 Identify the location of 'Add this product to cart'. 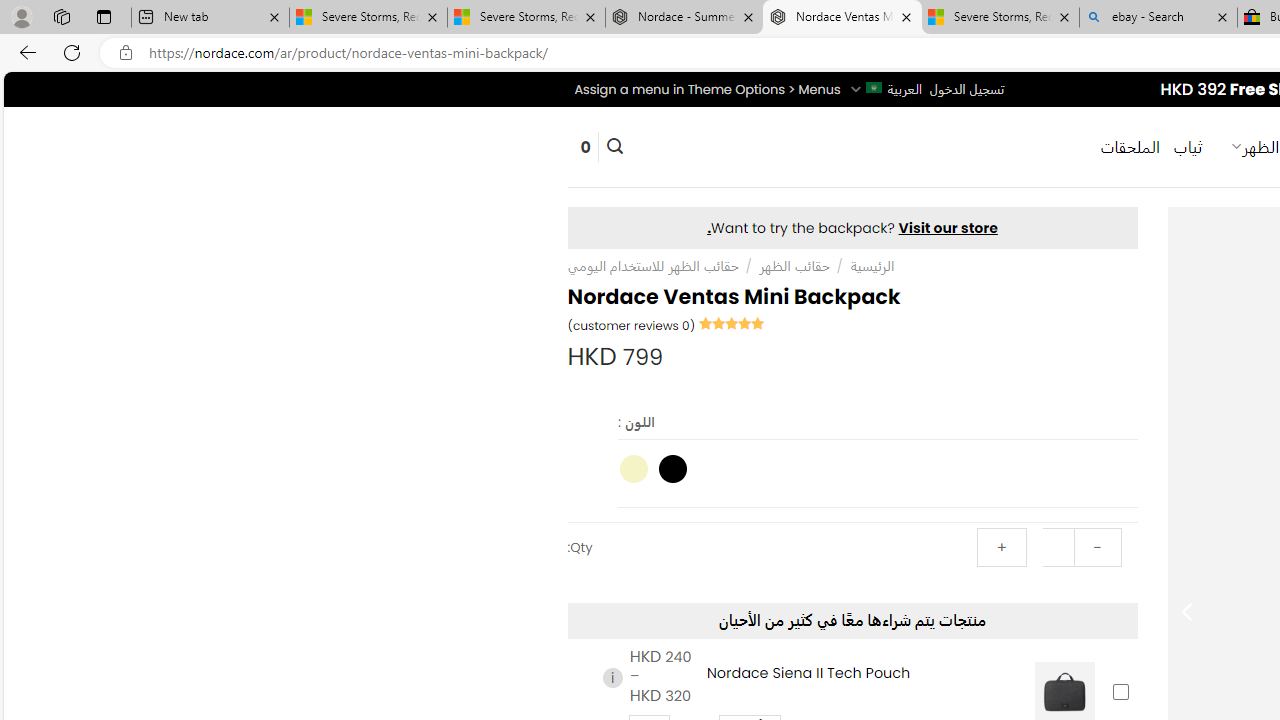
(1120, 691).